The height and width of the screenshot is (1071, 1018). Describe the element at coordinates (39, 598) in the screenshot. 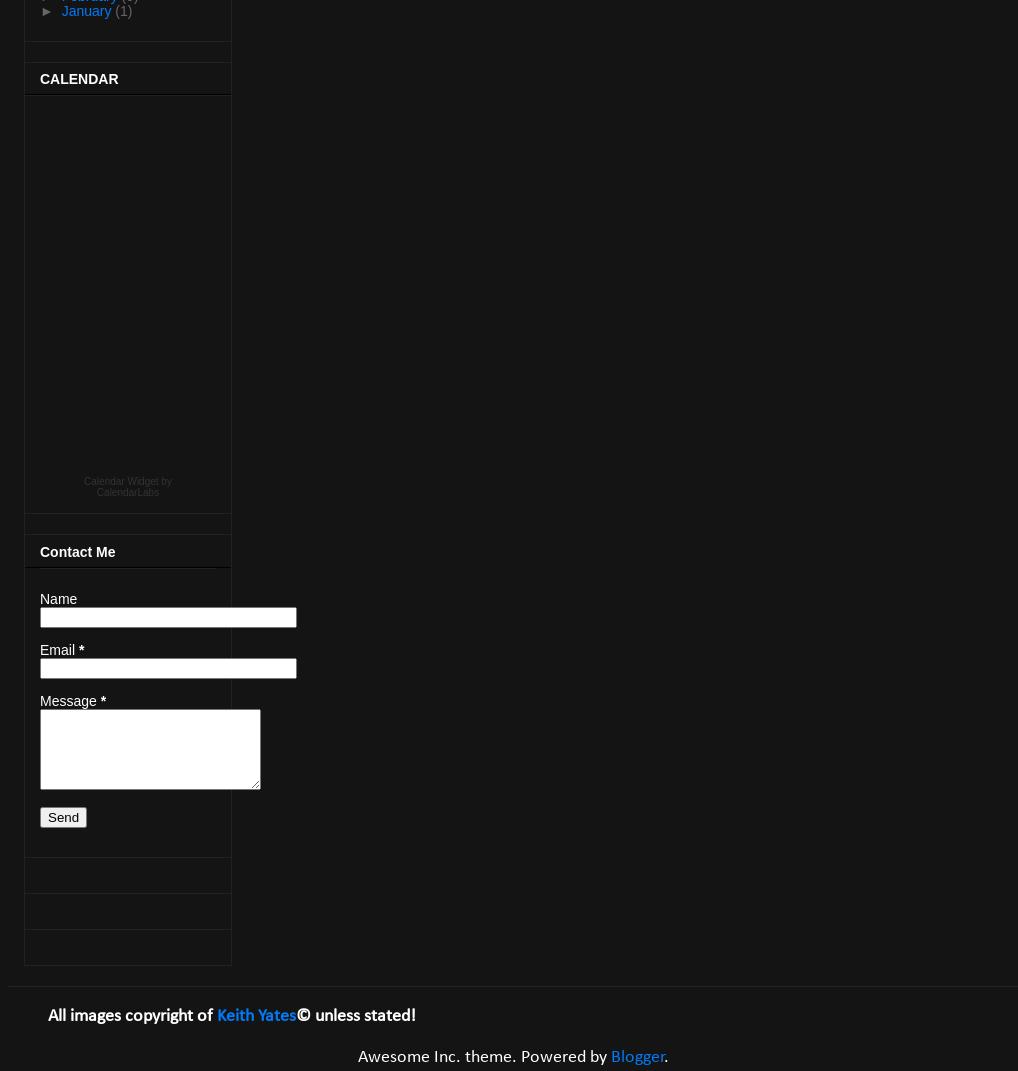

I see `'Name'` at that location.